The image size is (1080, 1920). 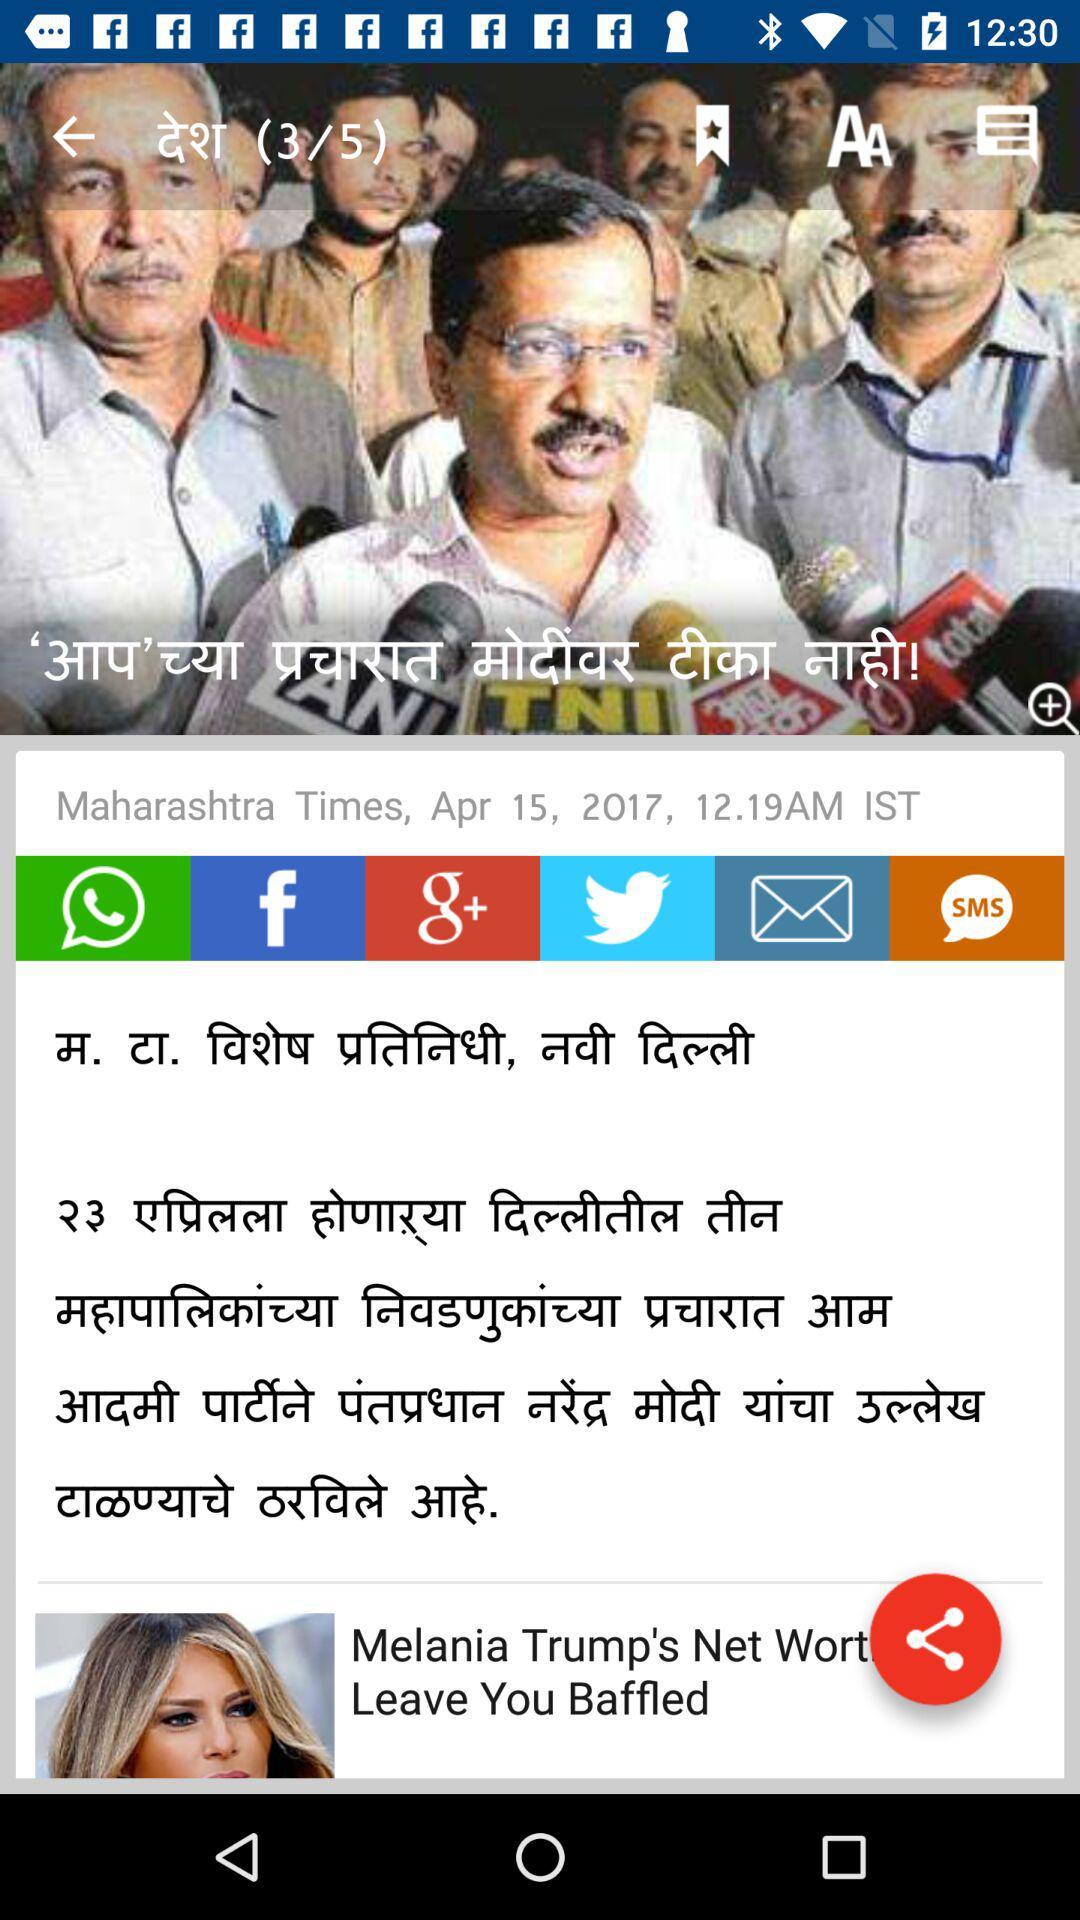 What do you see at coordinates (801, 907) in the screenshot?
I see `type the message bar` at bounding box center [801, 907].